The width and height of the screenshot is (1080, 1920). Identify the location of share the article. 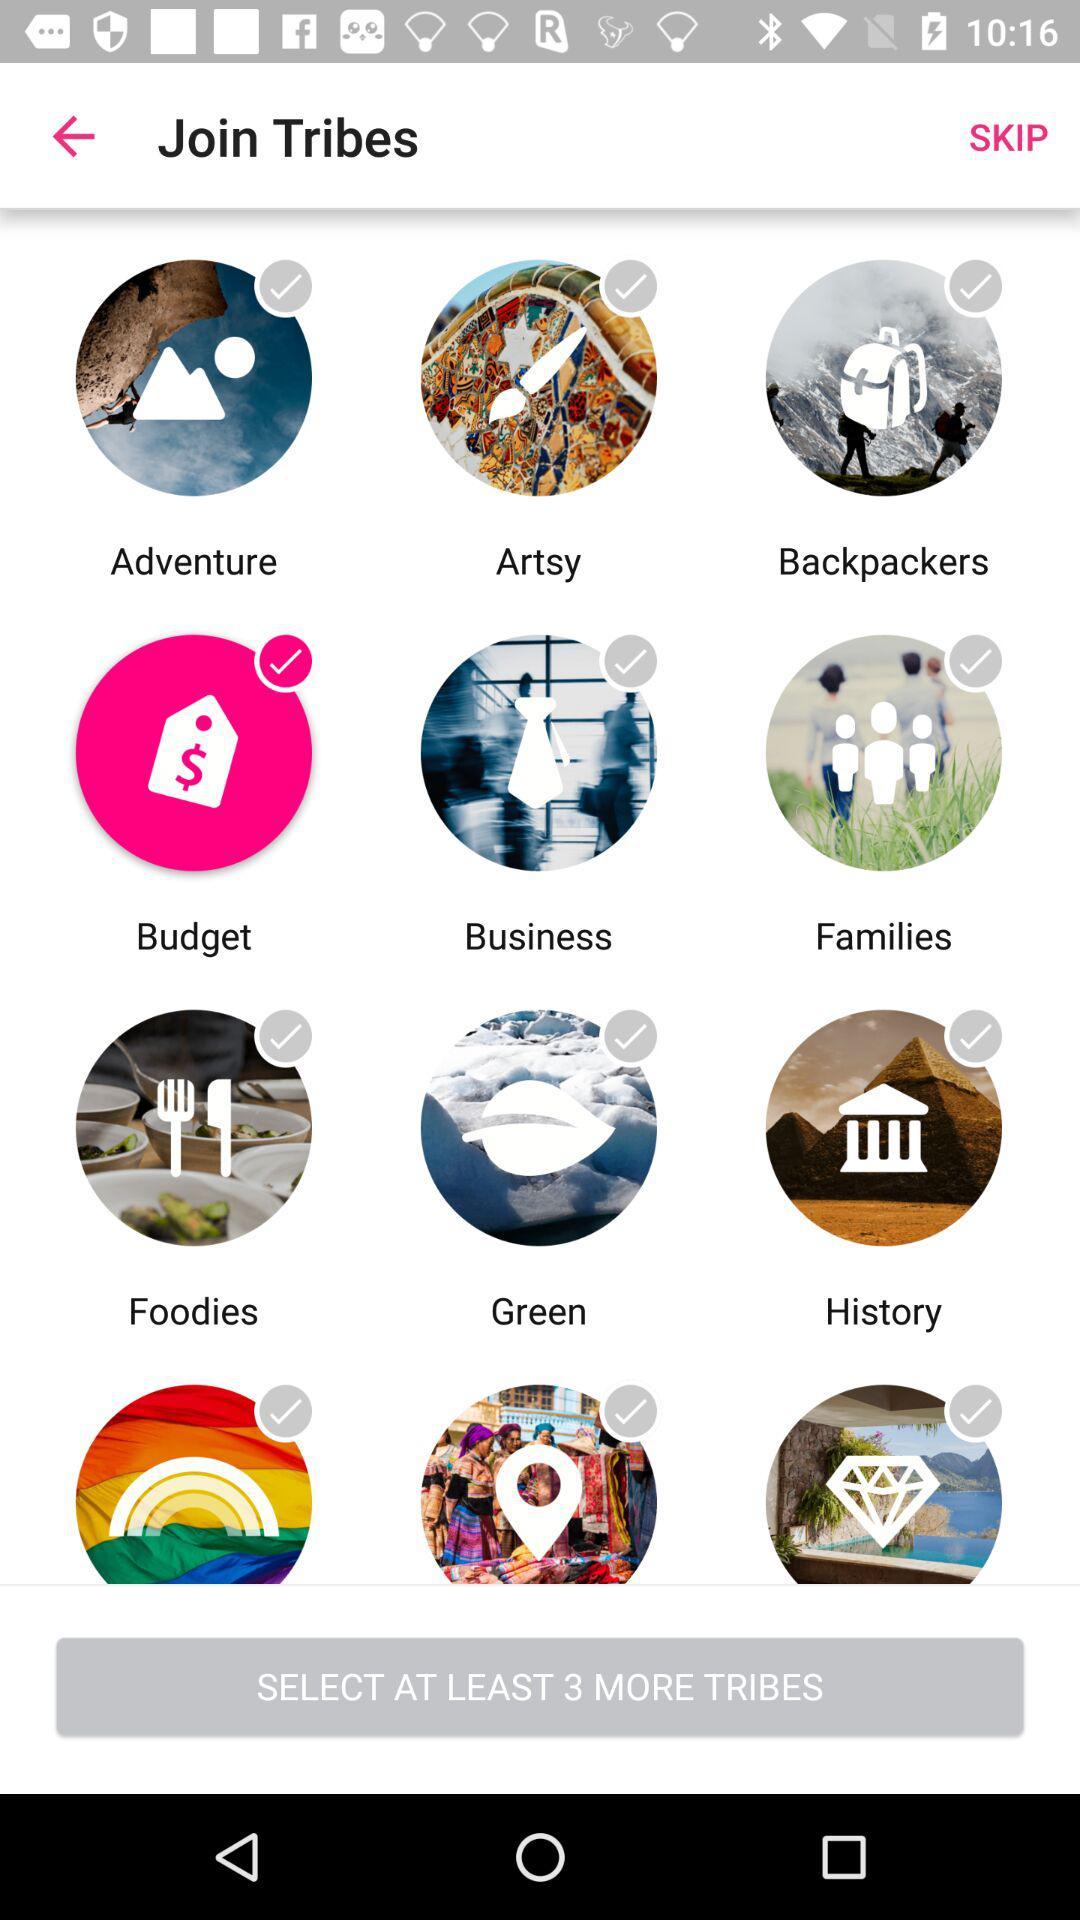
(193, 1459).